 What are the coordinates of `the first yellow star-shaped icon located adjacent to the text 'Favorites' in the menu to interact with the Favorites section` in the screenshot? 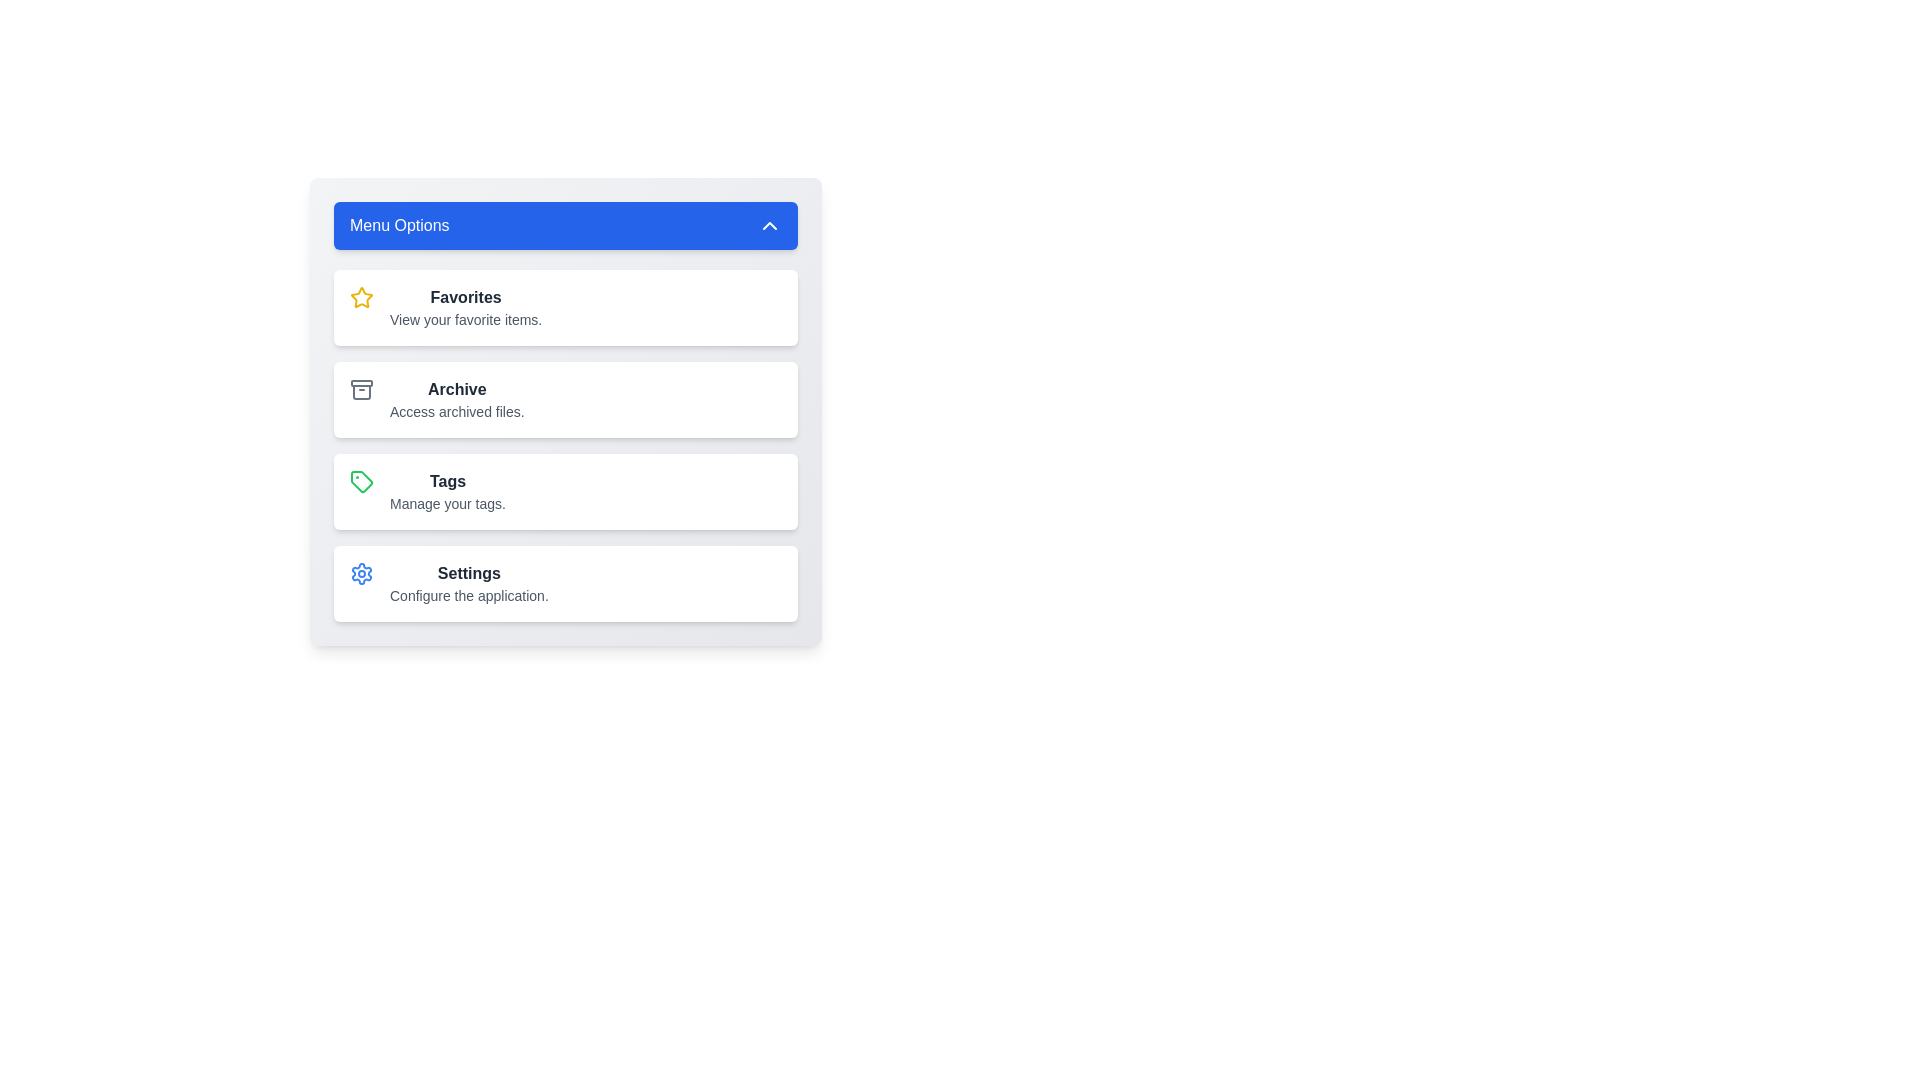 It's located at (361, 297).